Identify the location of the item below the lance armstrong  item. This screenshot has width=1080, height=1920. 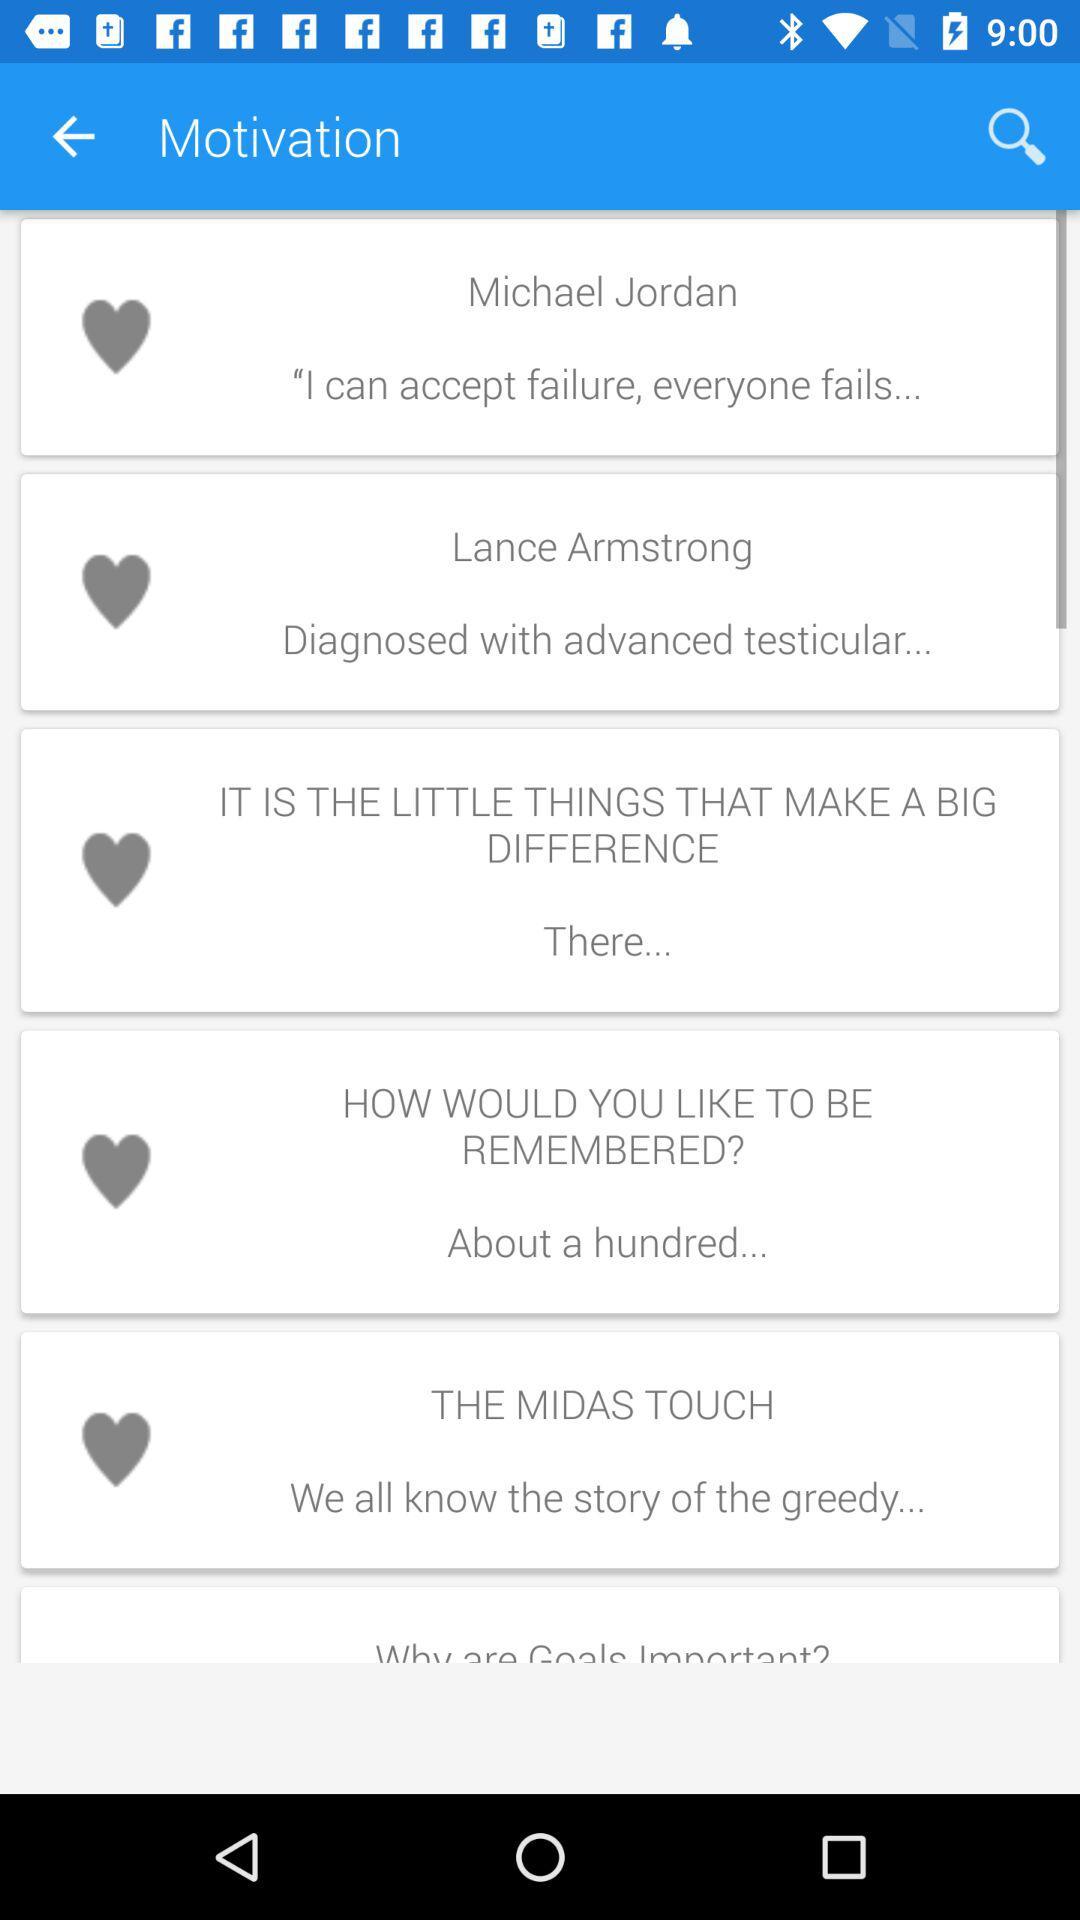
(606, 870).